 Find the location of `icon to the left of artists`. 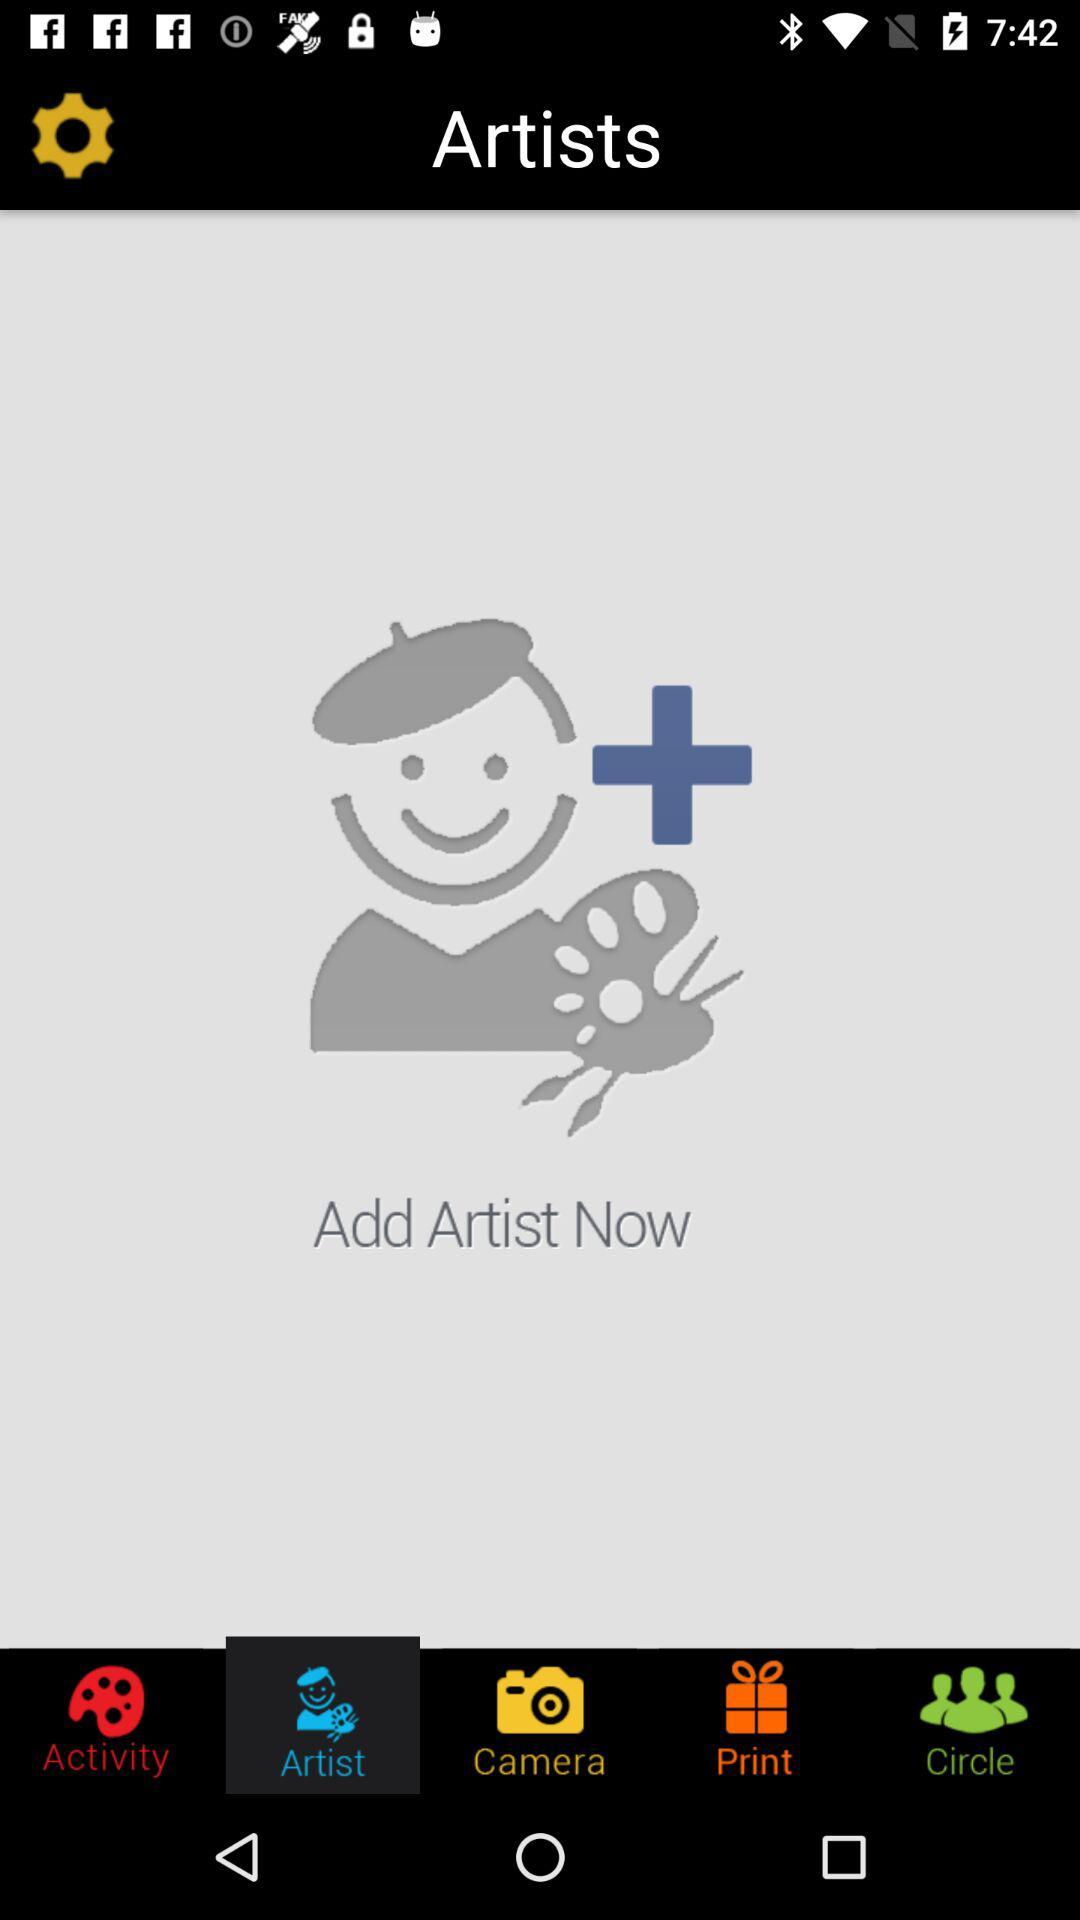

icon to the left of artists is located at coordinates (72, 135).